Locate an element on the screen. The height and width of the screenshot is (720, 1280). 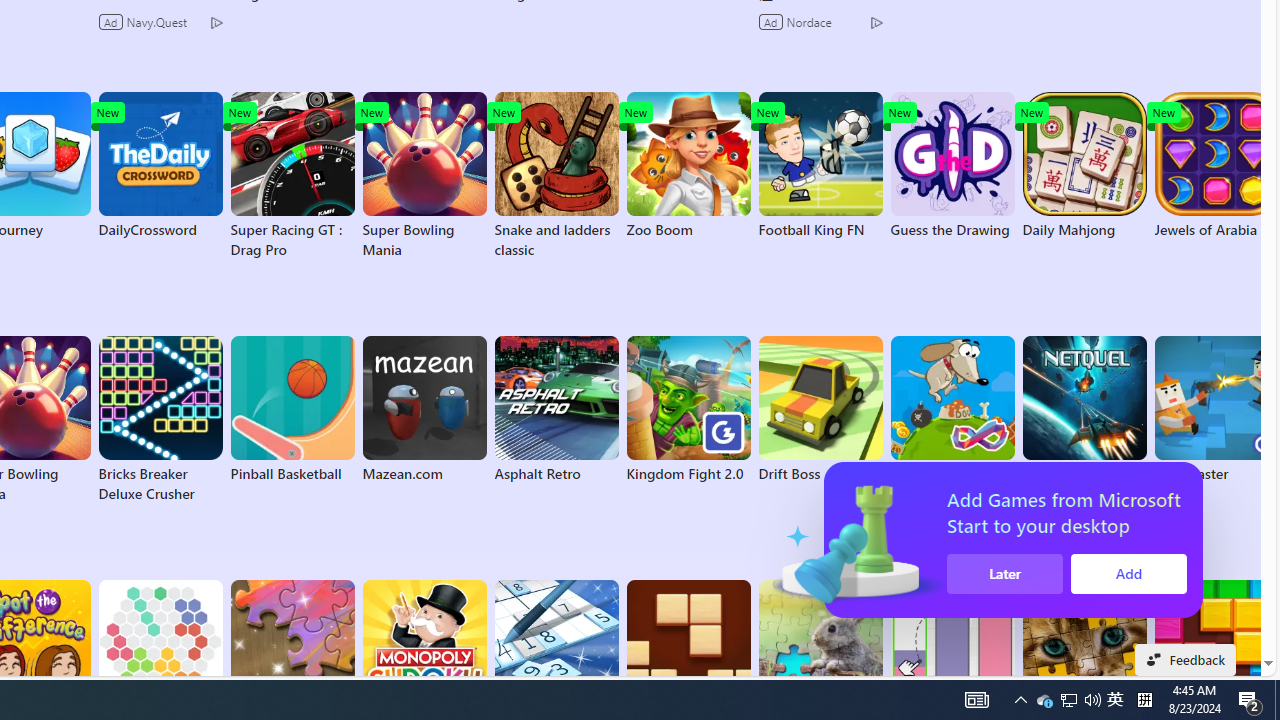
'Mazean.com' is located at coordinates (423, 409).